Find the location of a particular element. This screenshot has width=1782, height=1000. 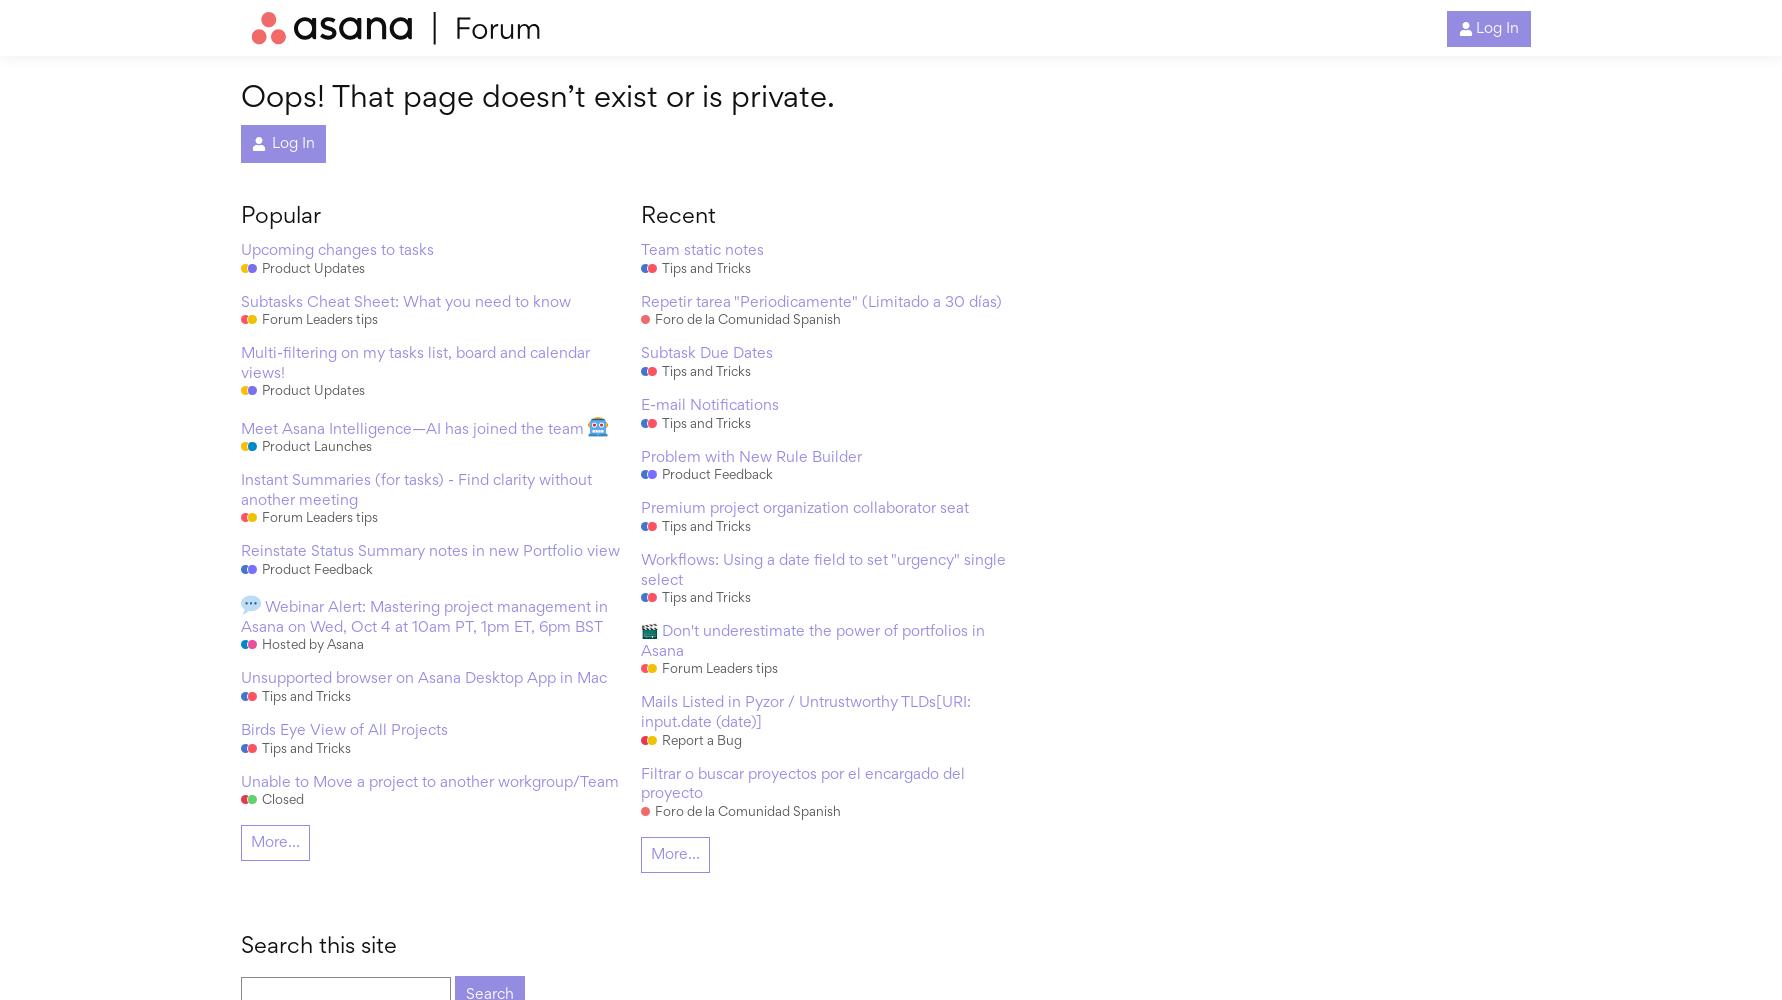

'Report a Bug' is located at coordinates (700, 740).